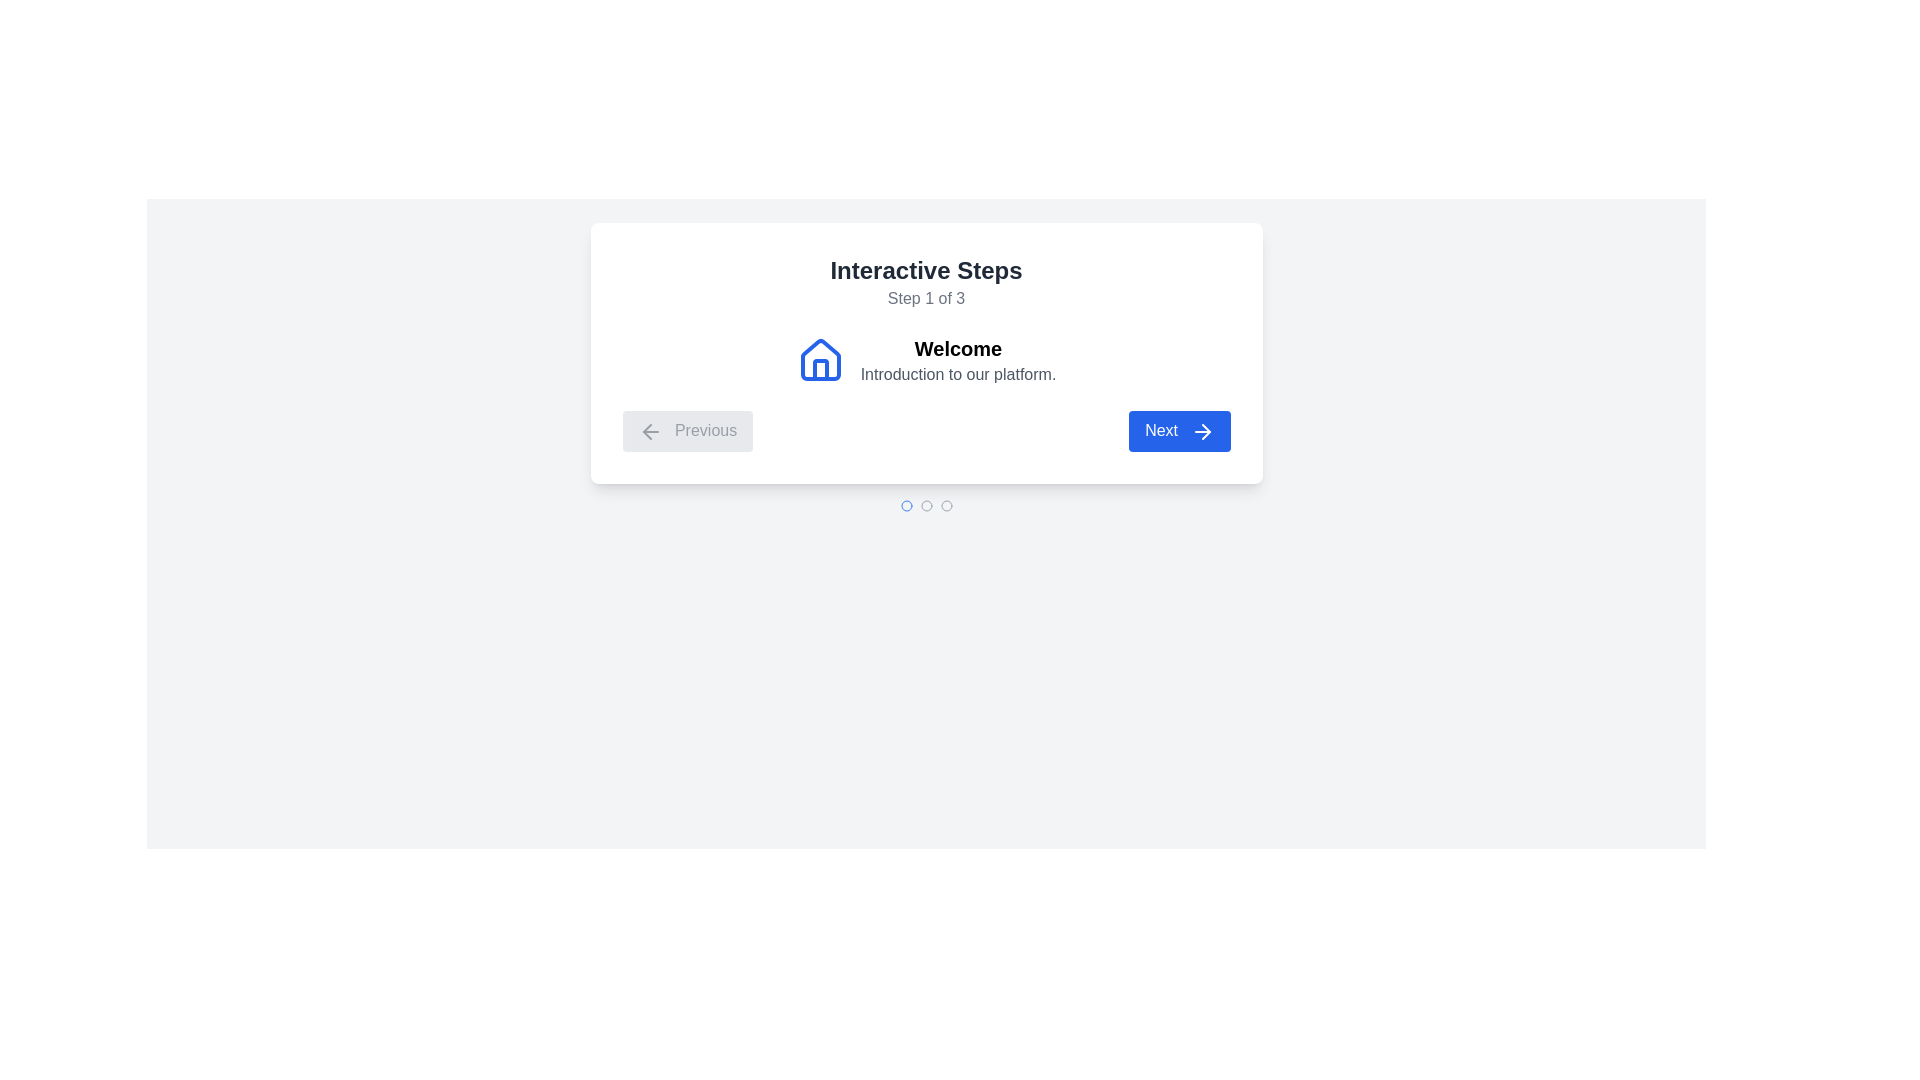  I want to click on the SVG icon depicting a left-pointing arrow, which is part of the 'Previous' button located at the bottom left of the card area, so click(650, 430).